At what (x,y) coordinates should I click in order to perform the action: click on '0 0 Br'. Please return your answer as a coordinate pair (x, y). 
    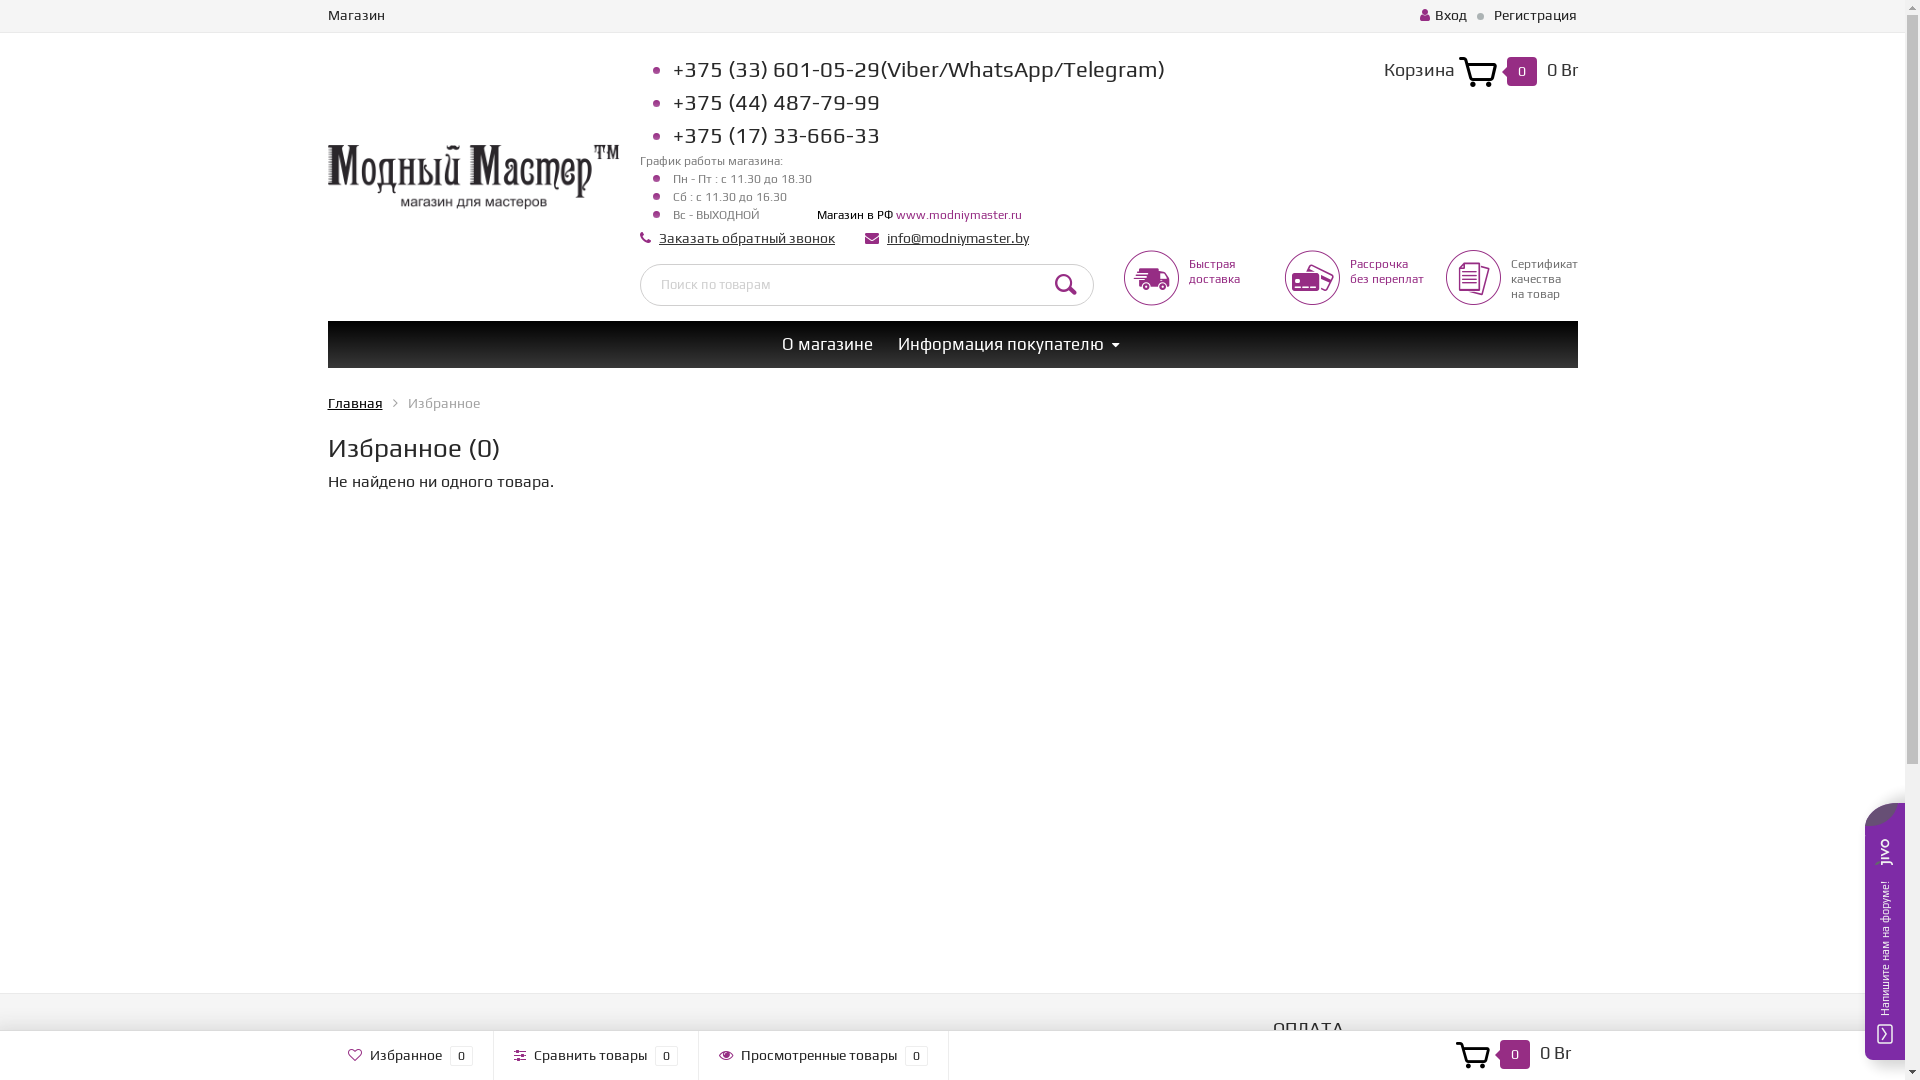
    Looking at the image, I should click on (1448, 1054).